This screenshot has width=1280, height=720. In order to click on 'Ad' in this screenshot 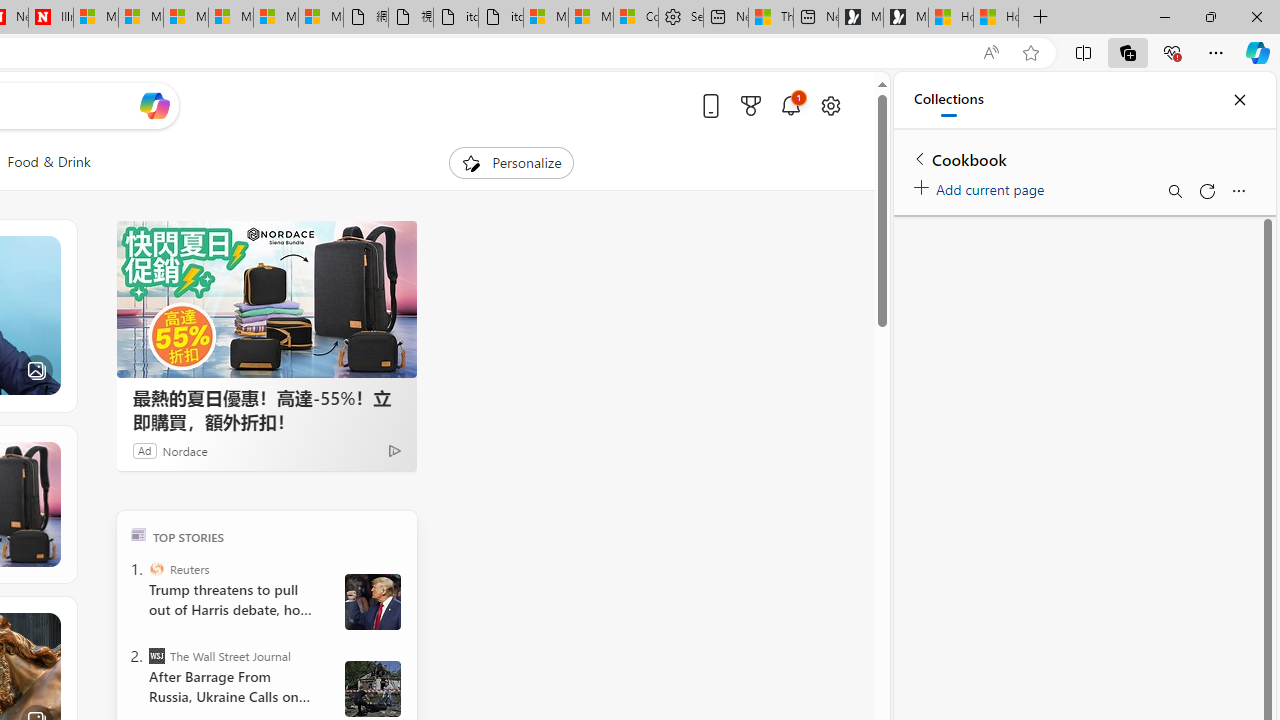, I will do `click(144, 450)`.